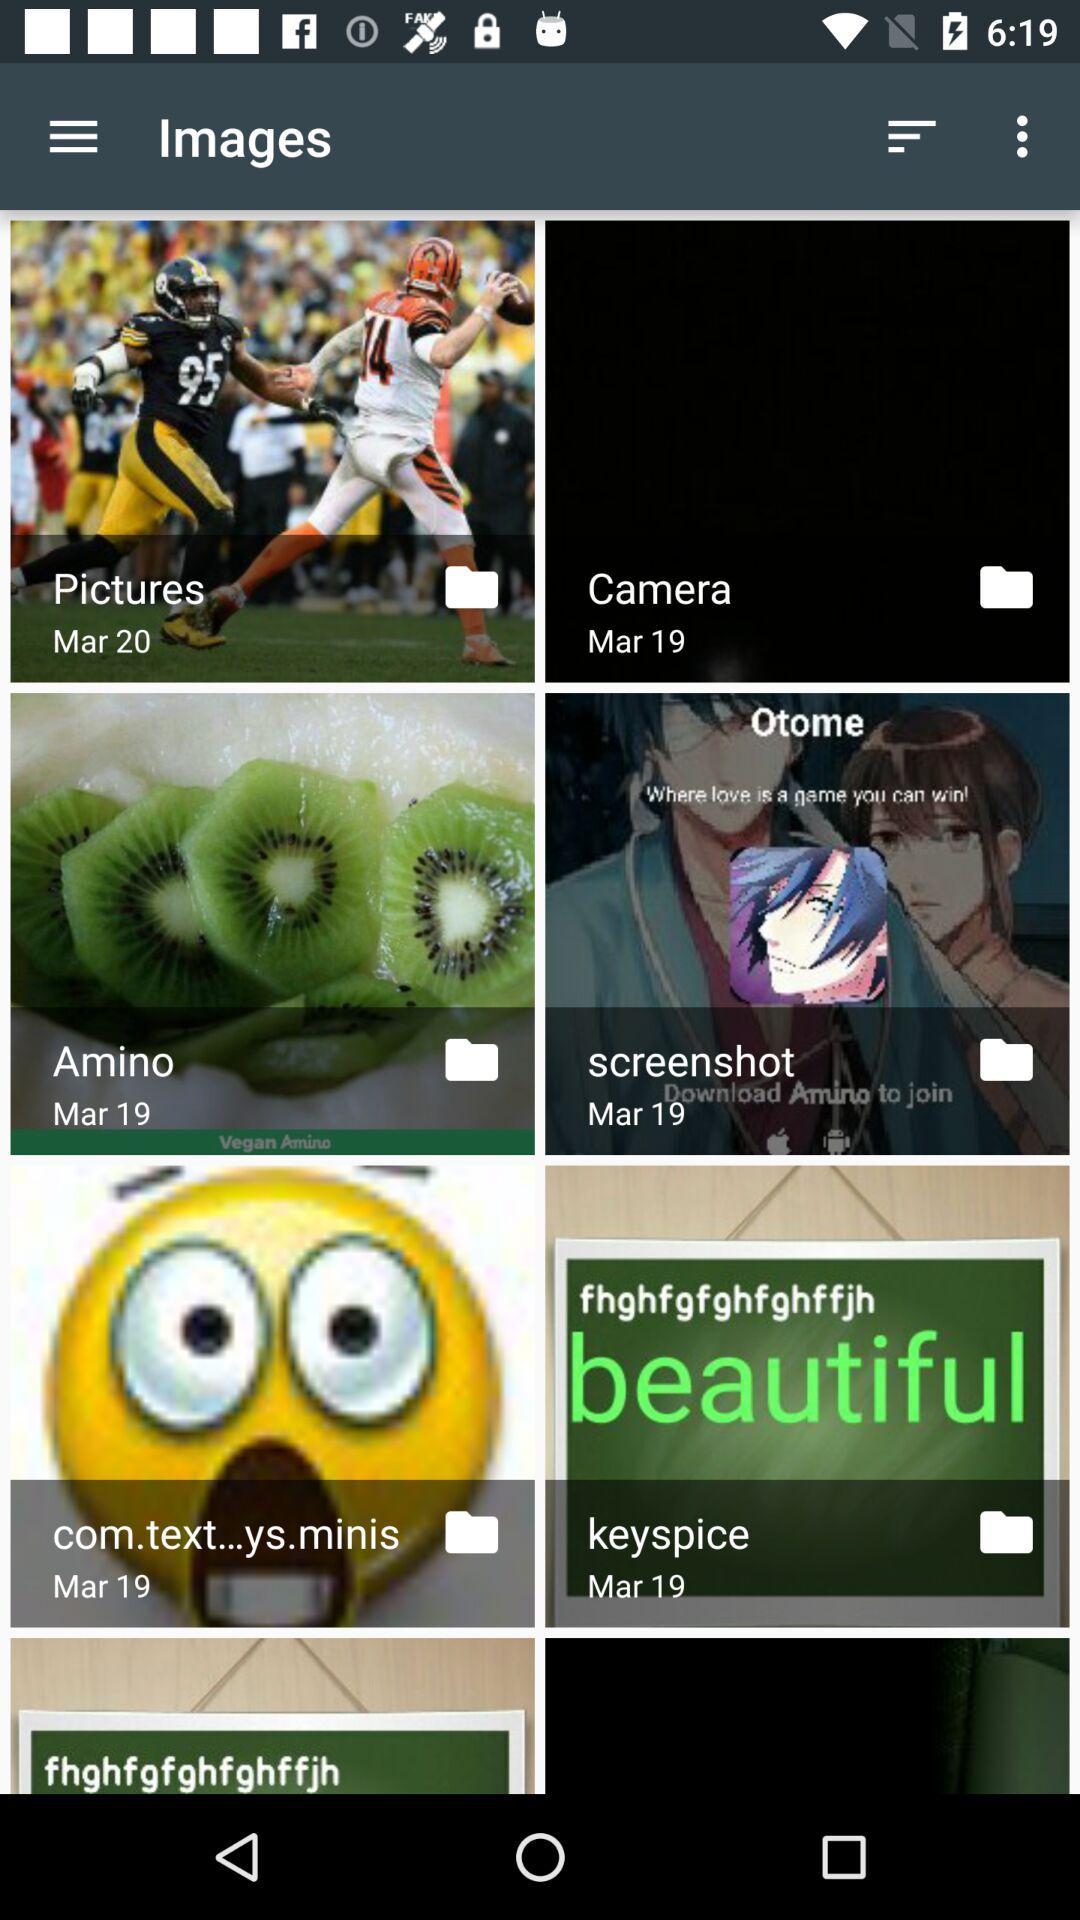  Describe the element at coordinates (911, 135) in the screenshot. I see `the item to the right of the images` at that location.